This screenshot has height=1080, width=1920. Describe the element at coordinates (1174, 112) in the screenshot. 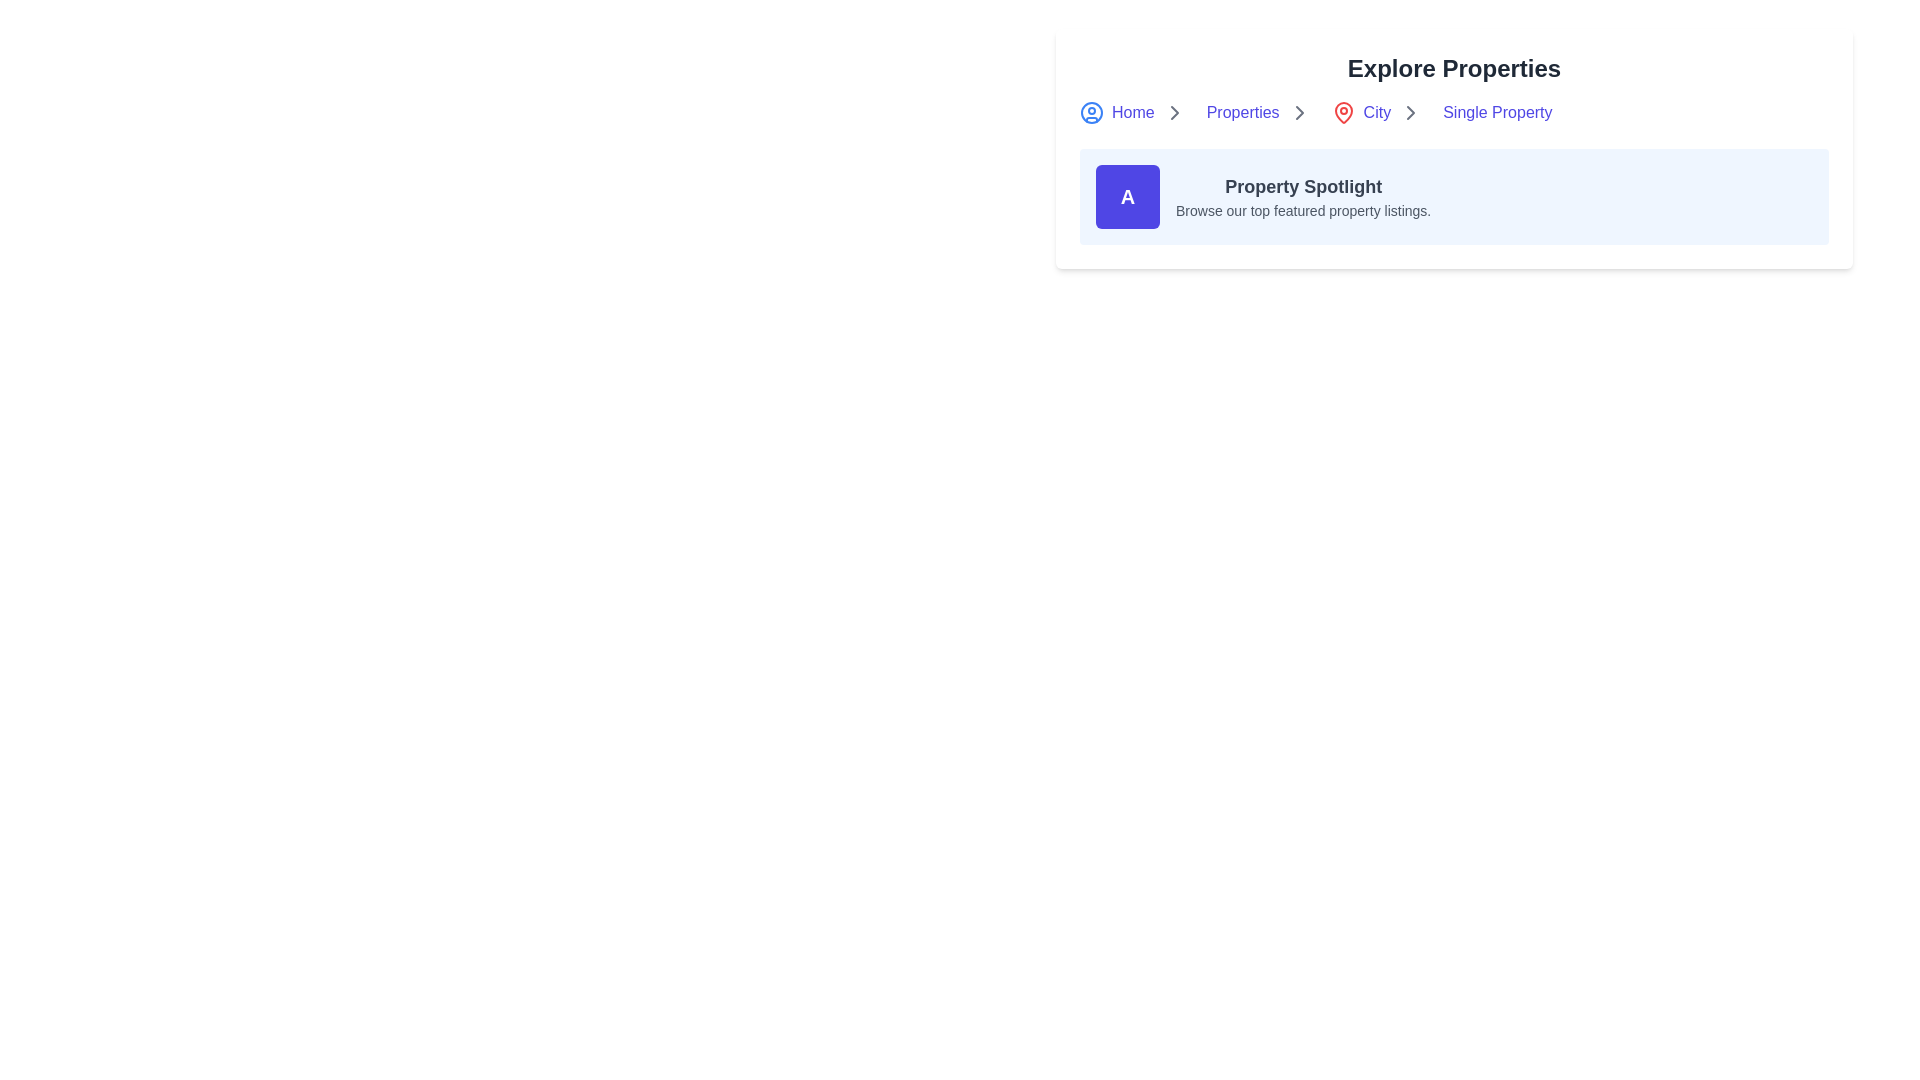

I see `the right-pointing chevron icon in the breadcrumb navigation bar, which is styled with a gray color tone and positioned between the 'Home' and 'Properties' links` at that location.